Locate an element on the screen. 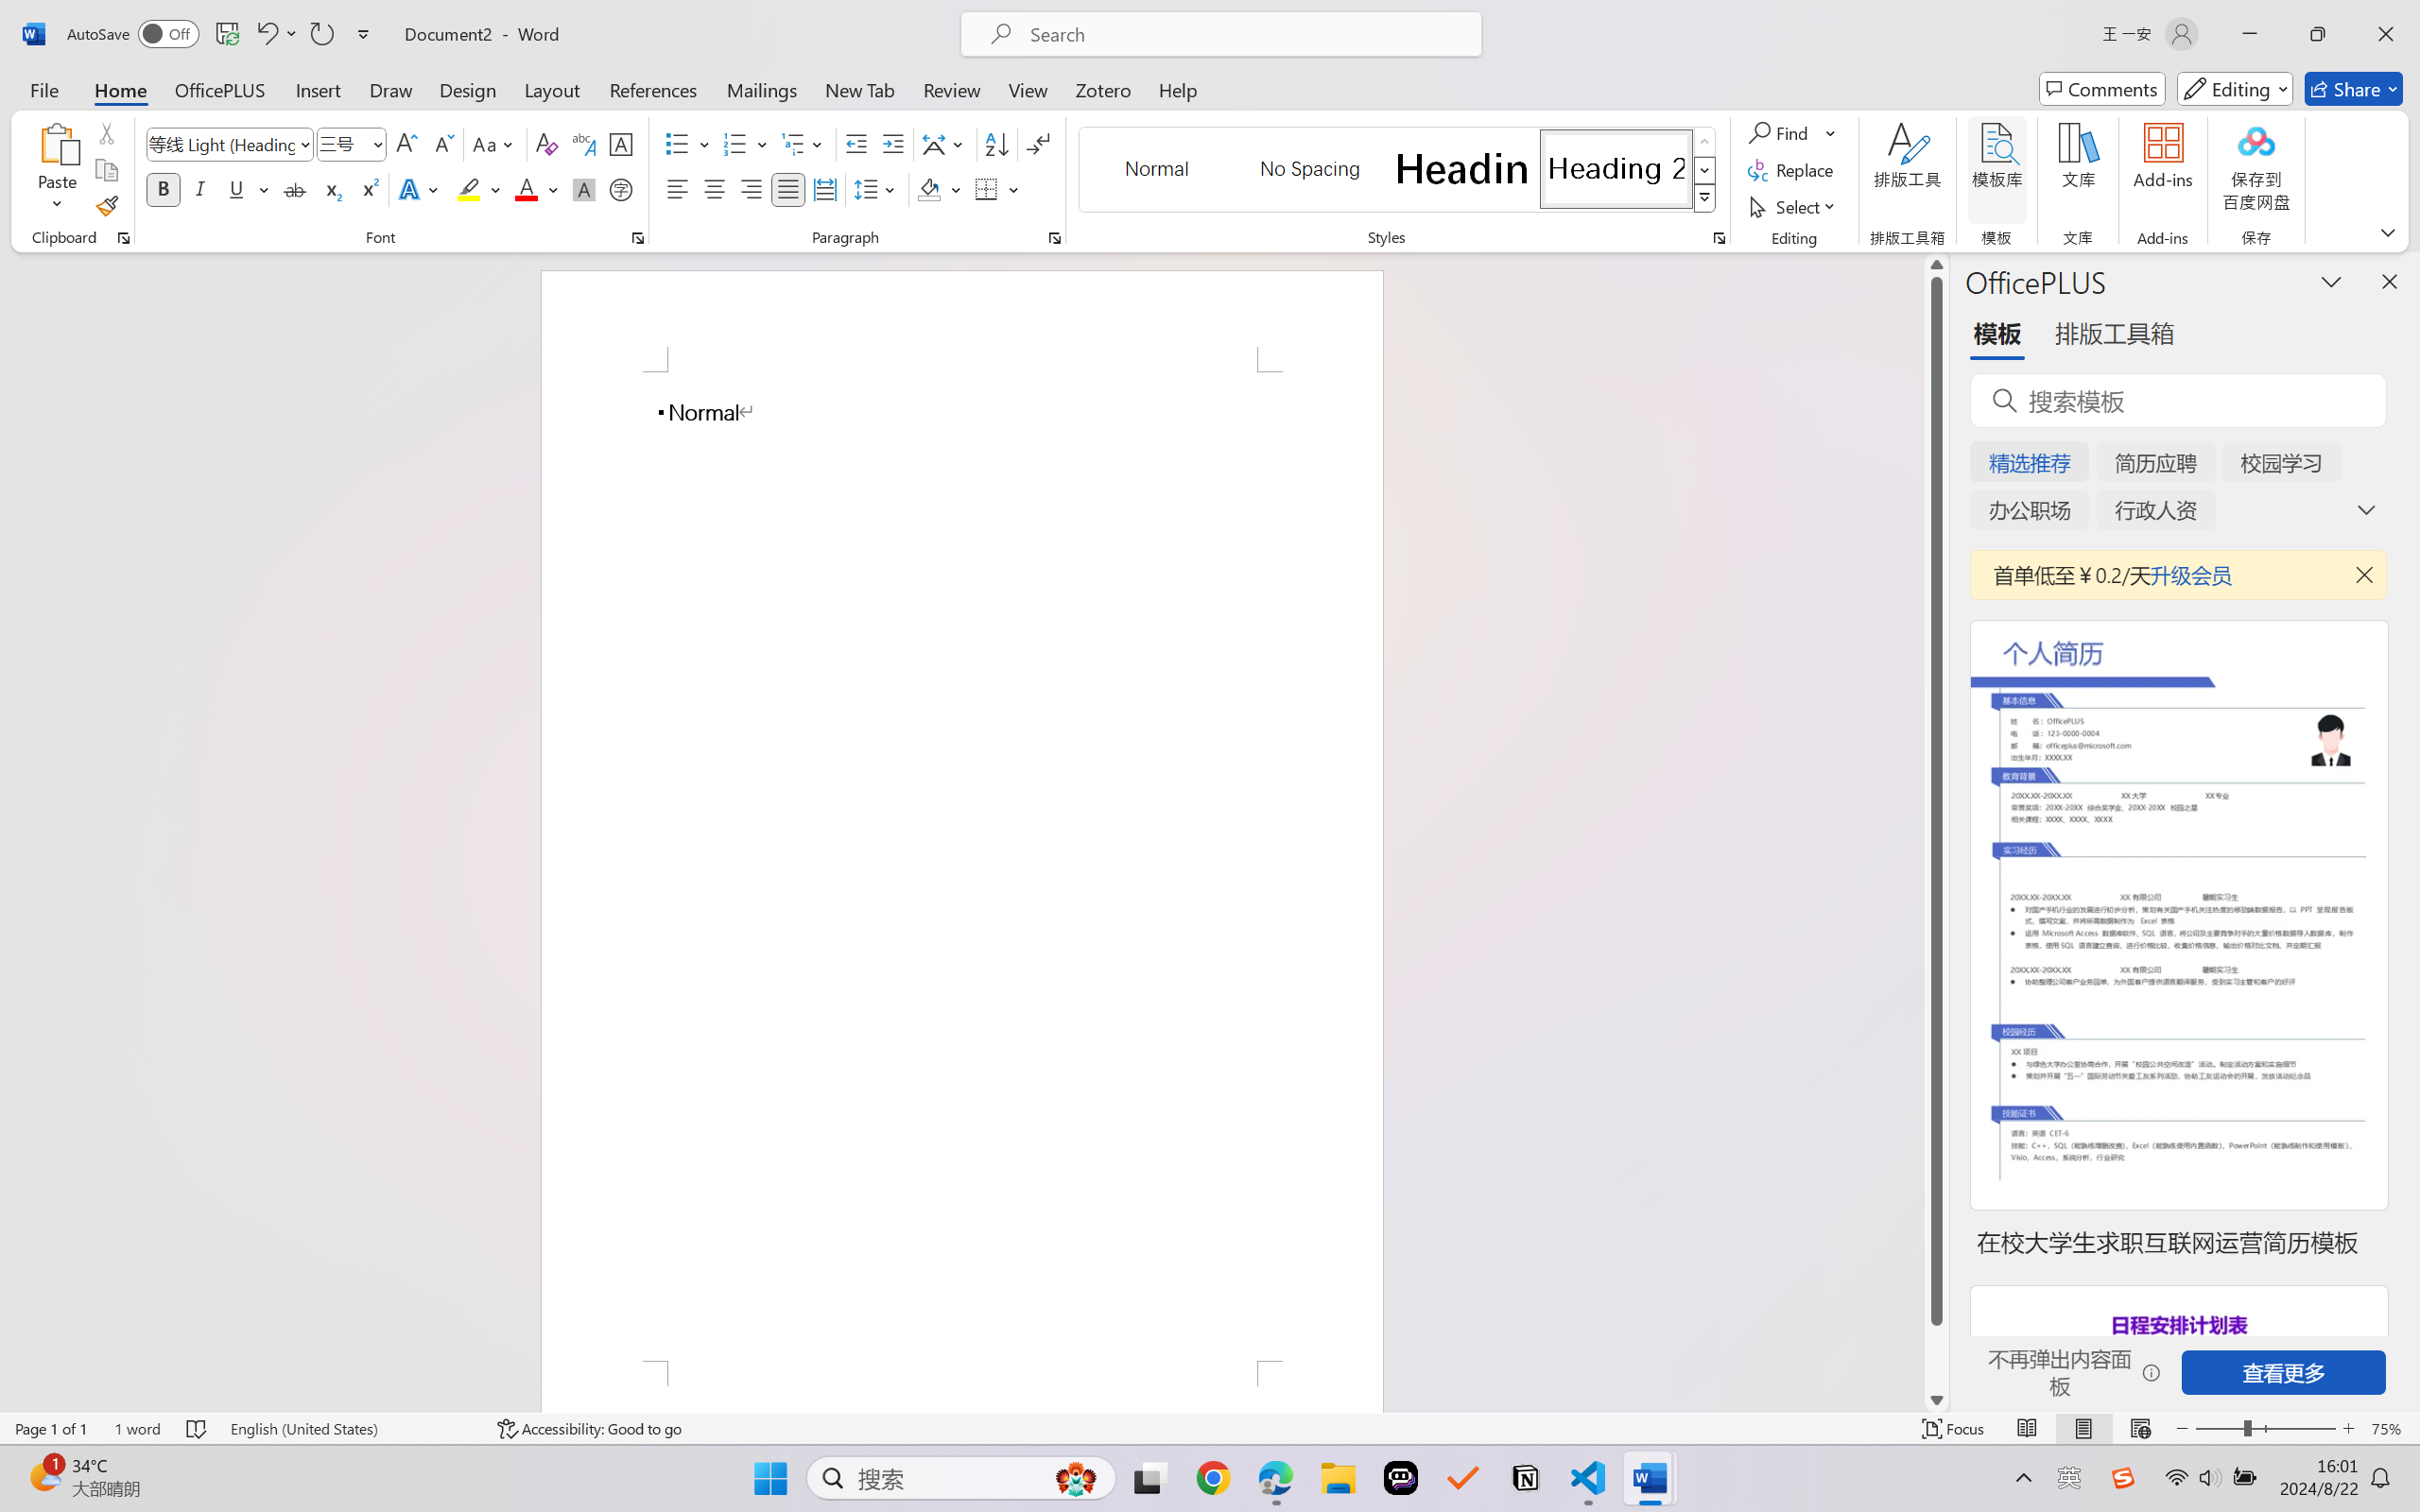  'Align Right' is located at coordinates (752, 188).